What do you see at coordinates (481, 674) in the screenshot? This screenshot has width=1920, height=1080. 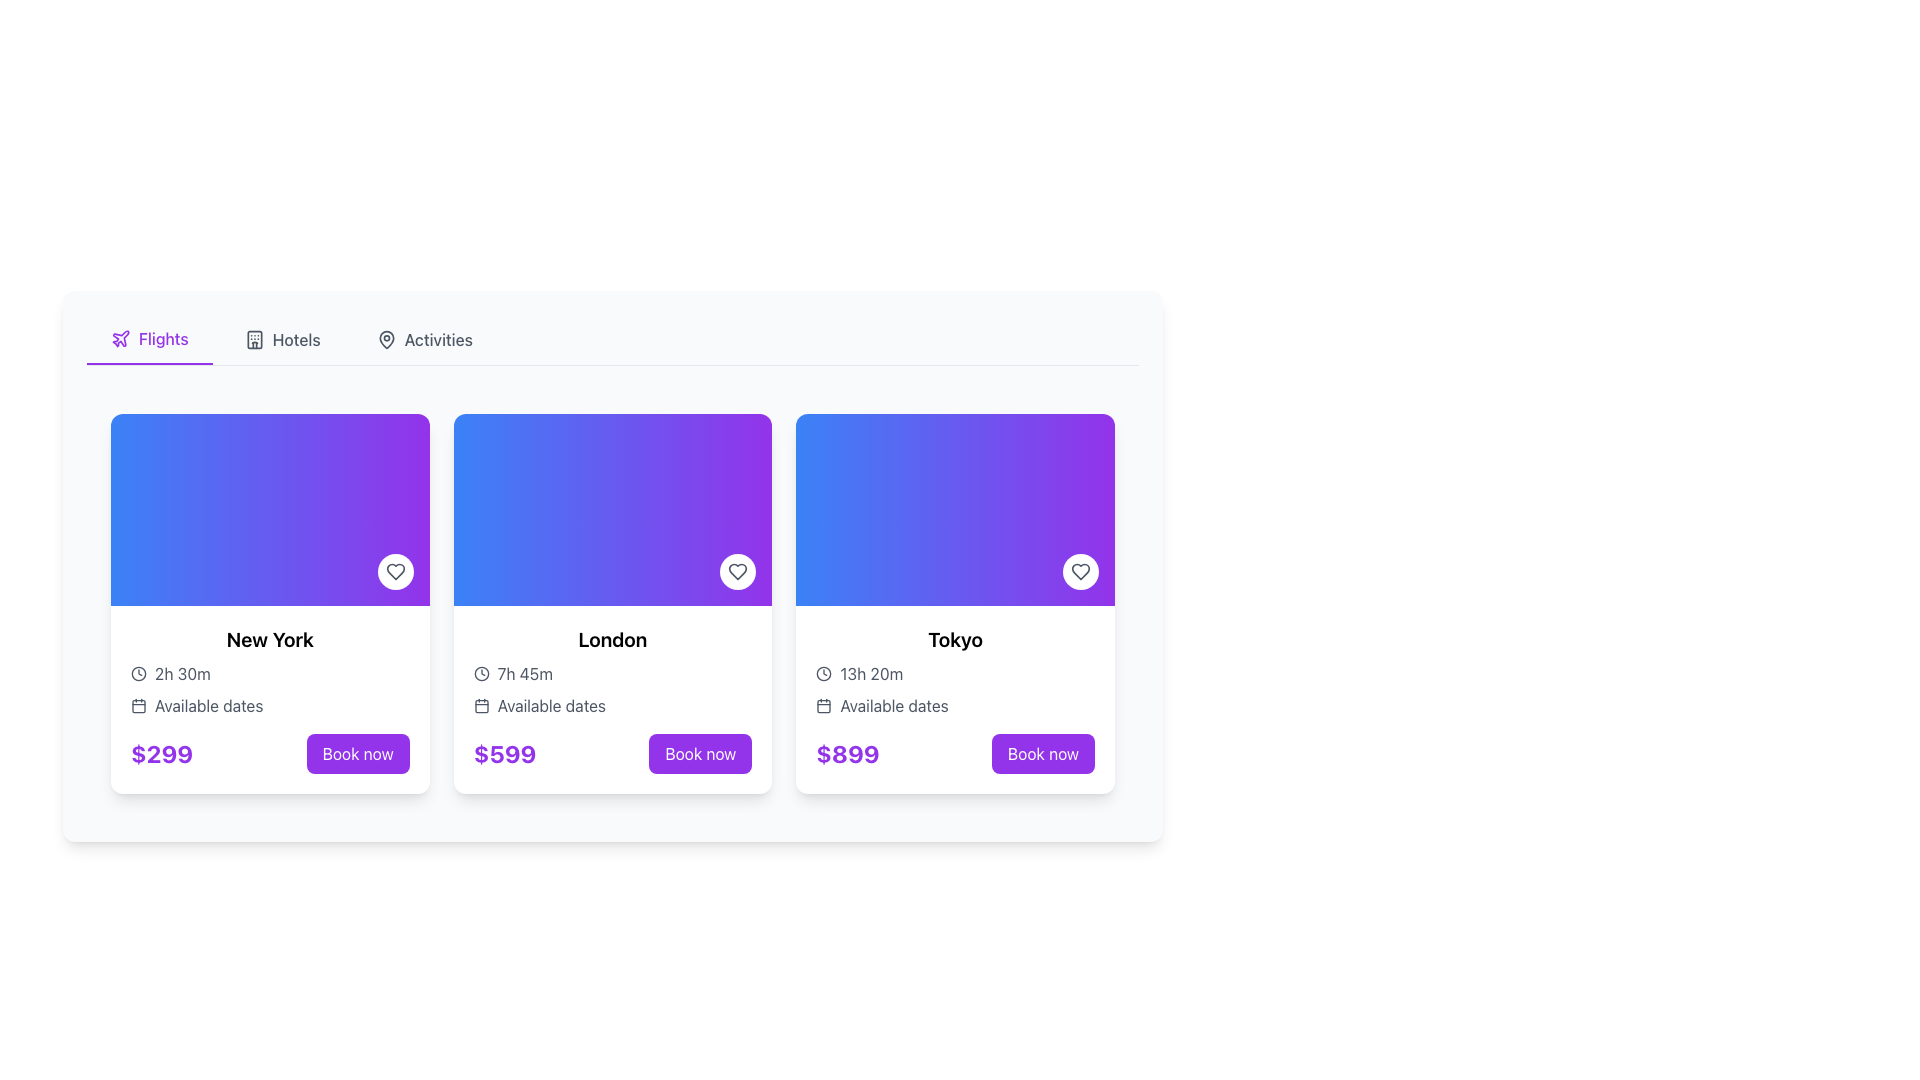 I see `the SVG circle element that is part of the clock icon representing the duration for the London trip, located in the middle of the London card` at bounding box center [481, 674].